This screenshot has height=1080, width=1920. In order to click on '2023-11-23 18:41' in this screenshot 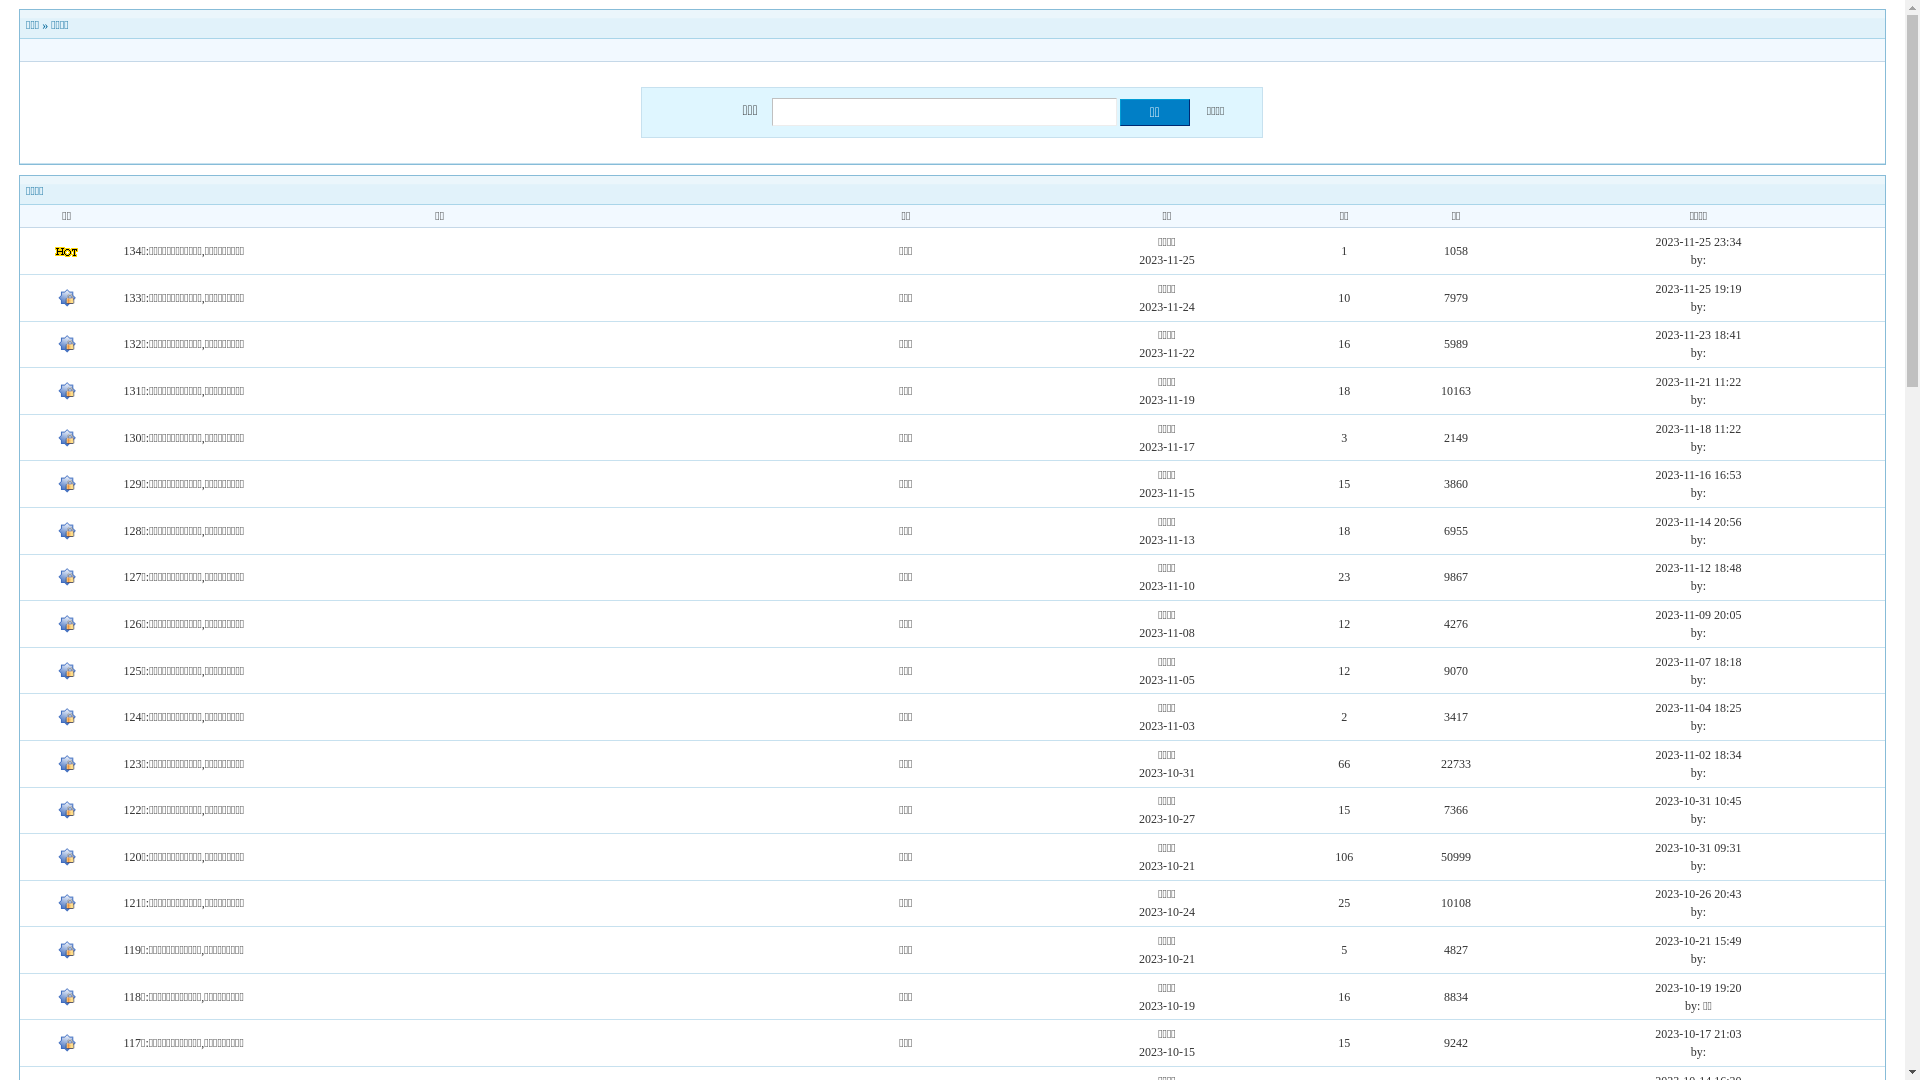, I will do `click(1656, 334)`.